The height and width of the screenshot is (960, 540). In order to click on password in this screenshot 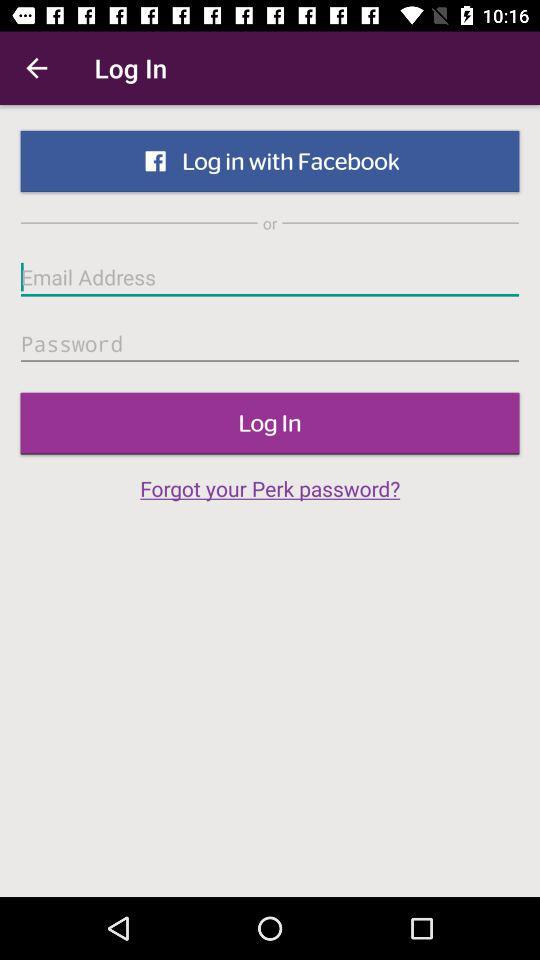, I will do `click(270, 344)`.